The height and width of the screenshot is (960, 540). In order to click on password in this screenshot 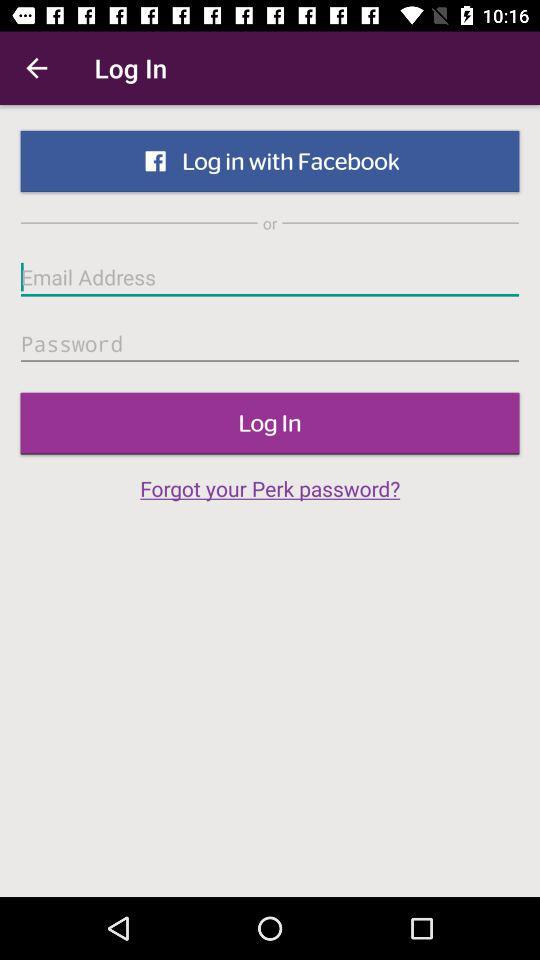, I will do `click(270, 344)`.